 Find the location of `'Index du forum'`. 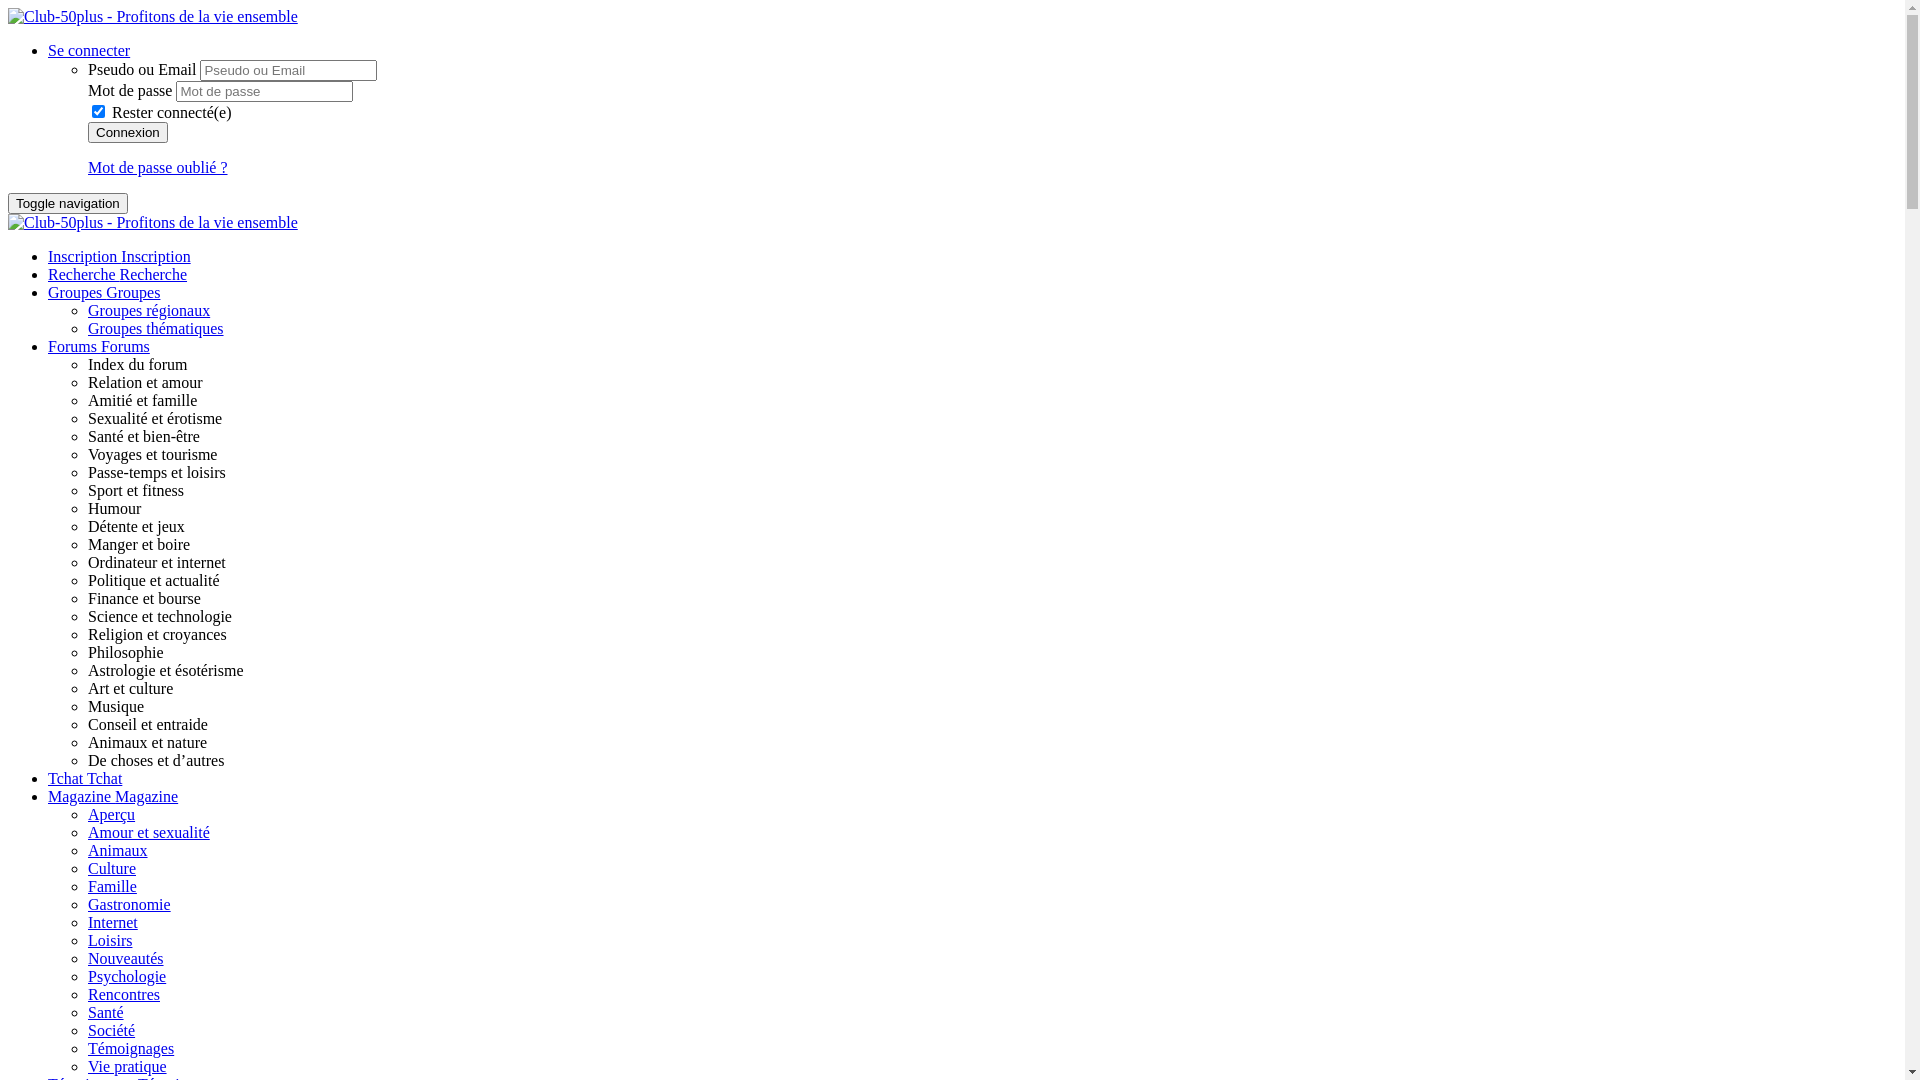

'Index du forum' is located at coordinates (137, 364).